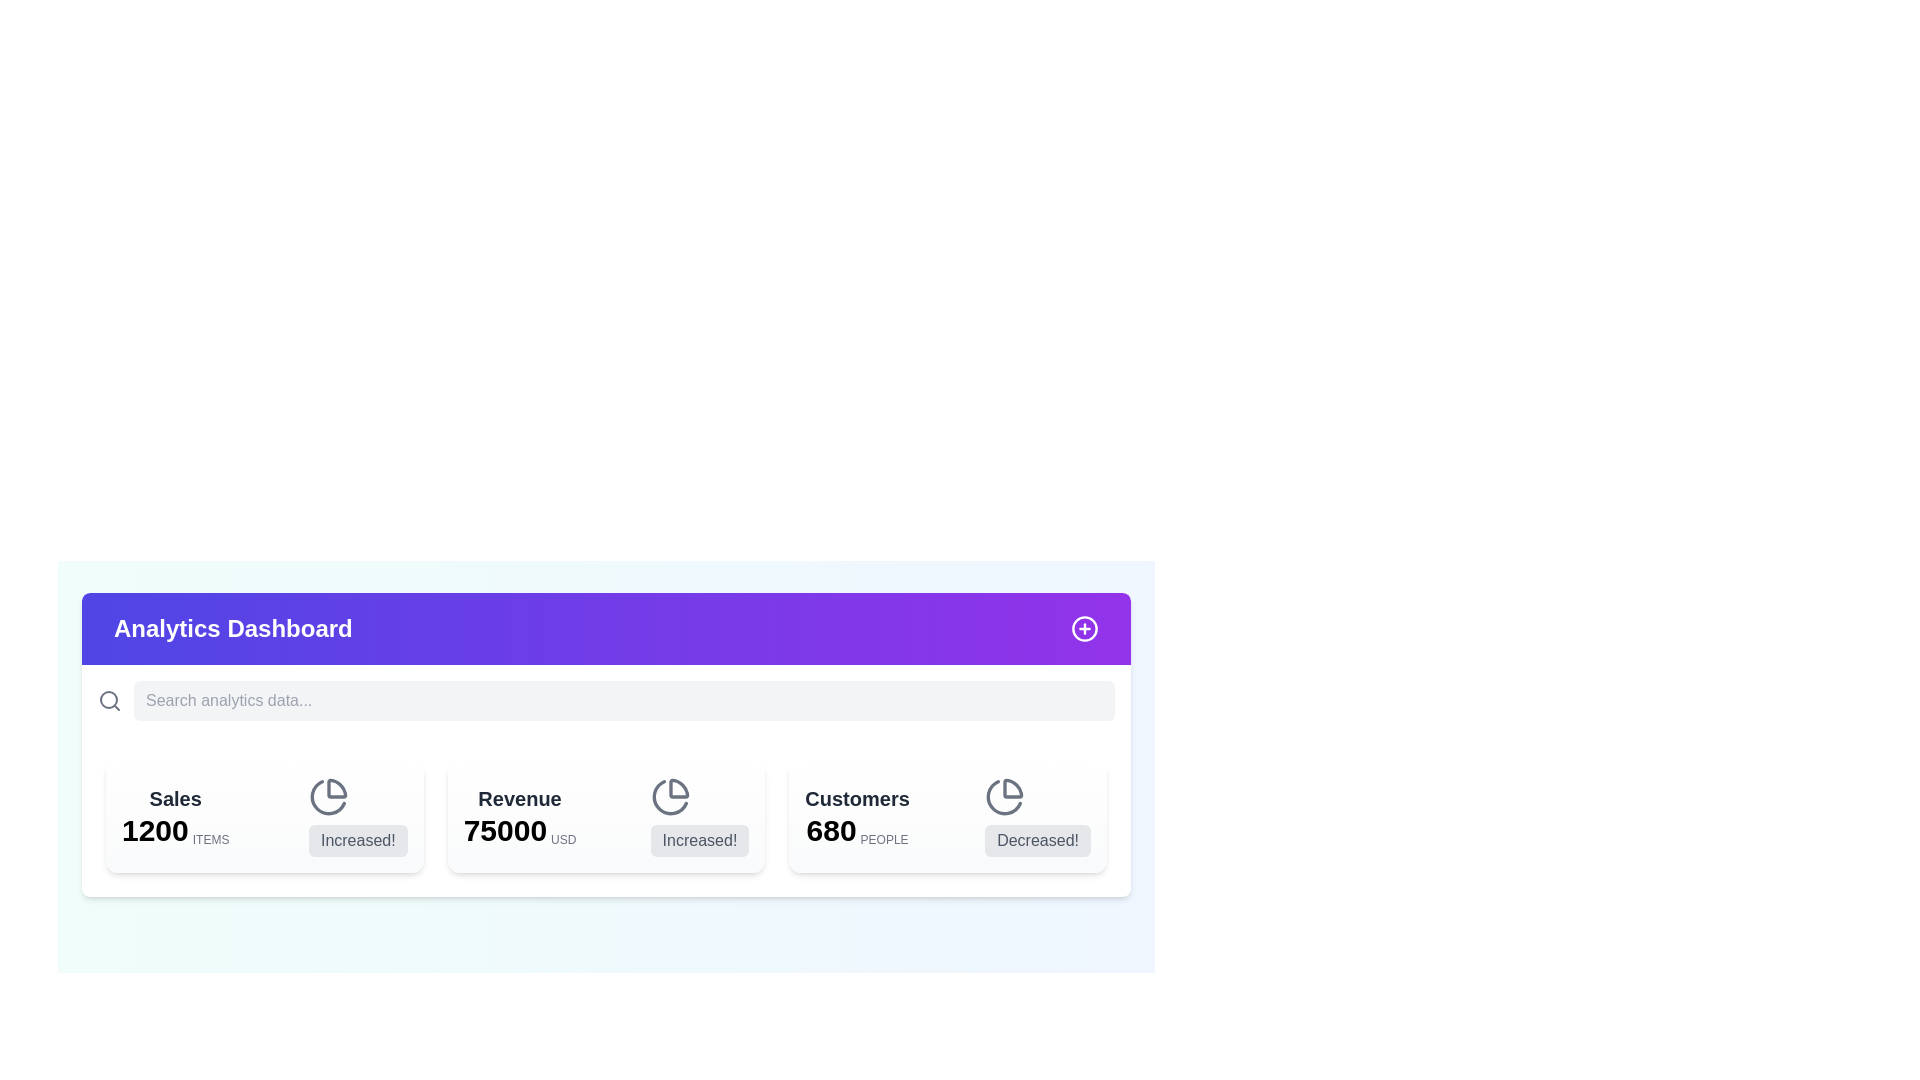 The height and width of the screenshot is (1080, 1920). I want to click on the text label reading 'Decreased!' with a light gray background located at the rightmost position under the 'Customers' heading, so click(1038, 840).